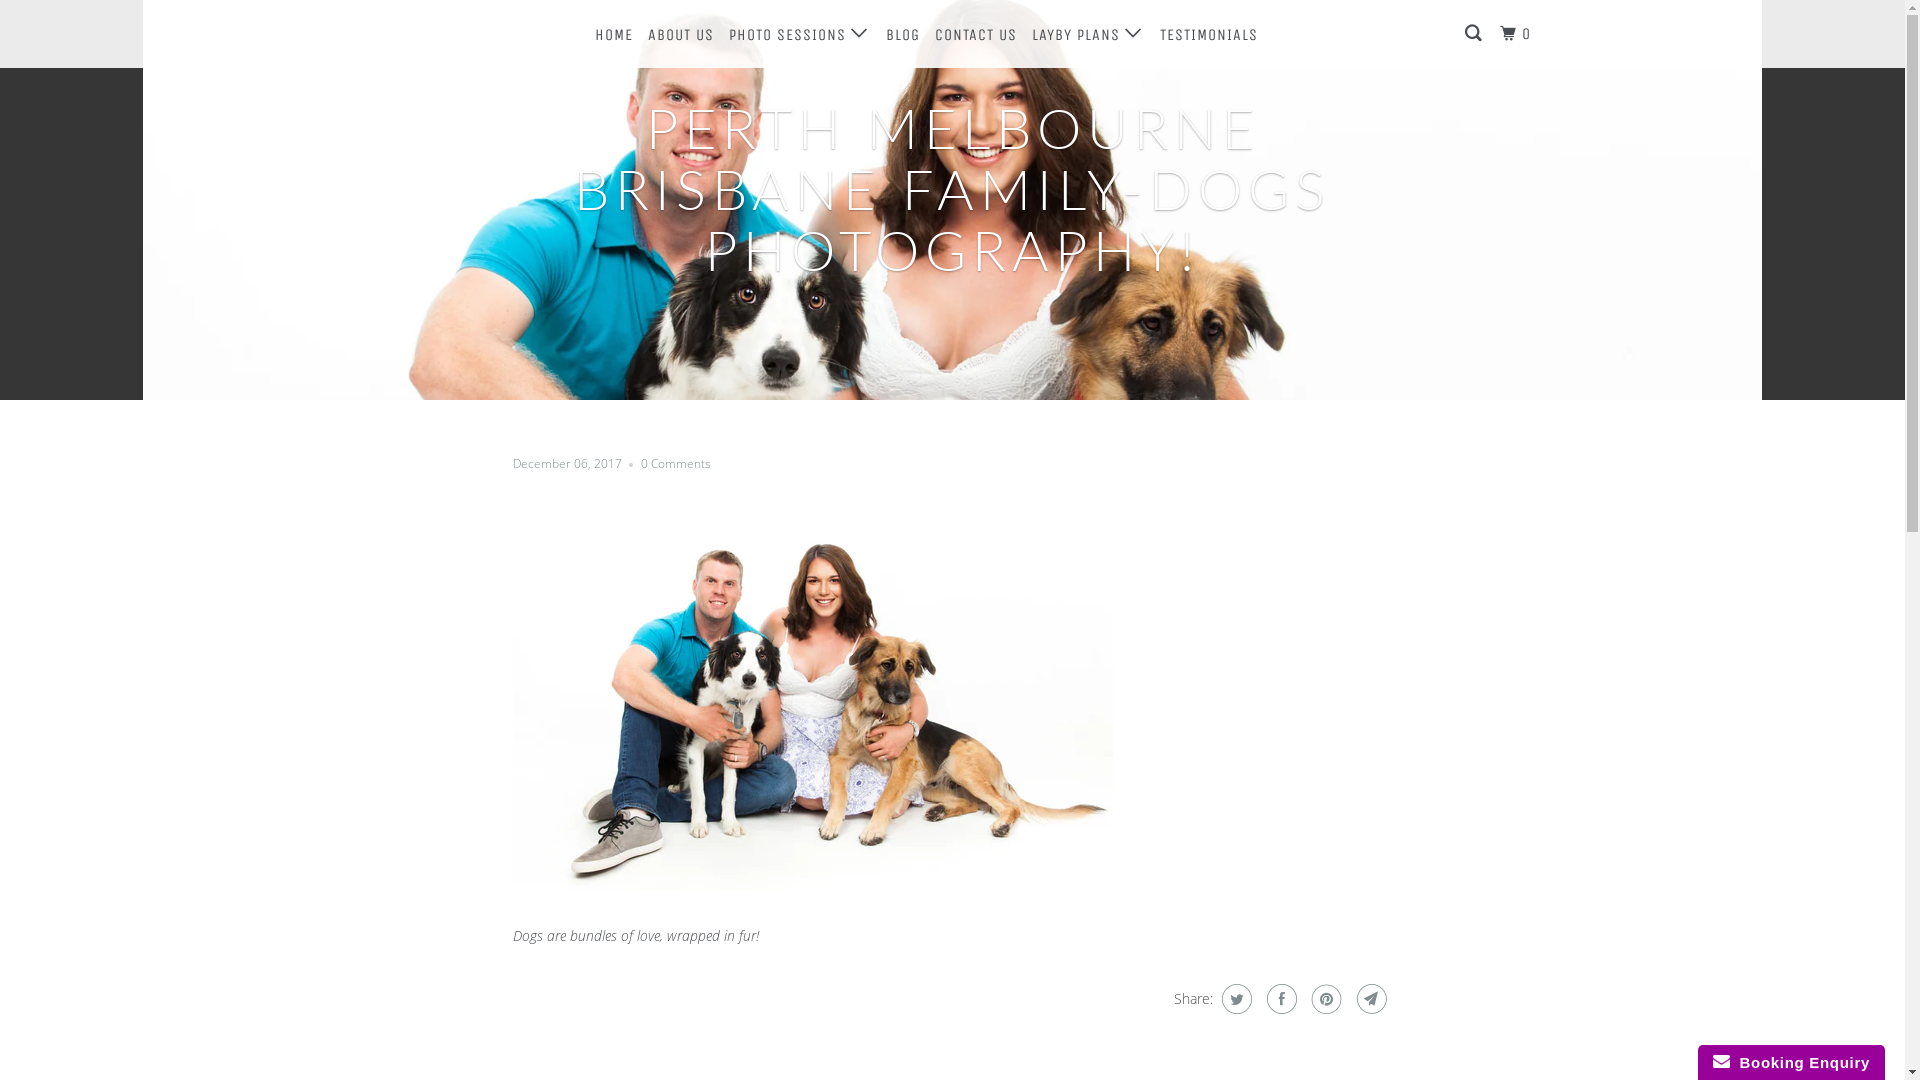 The image size is (1920, 1080). Describe the element at coordinates (975, 34) in the screenshot. I see `'CONTACT US'` at that location.